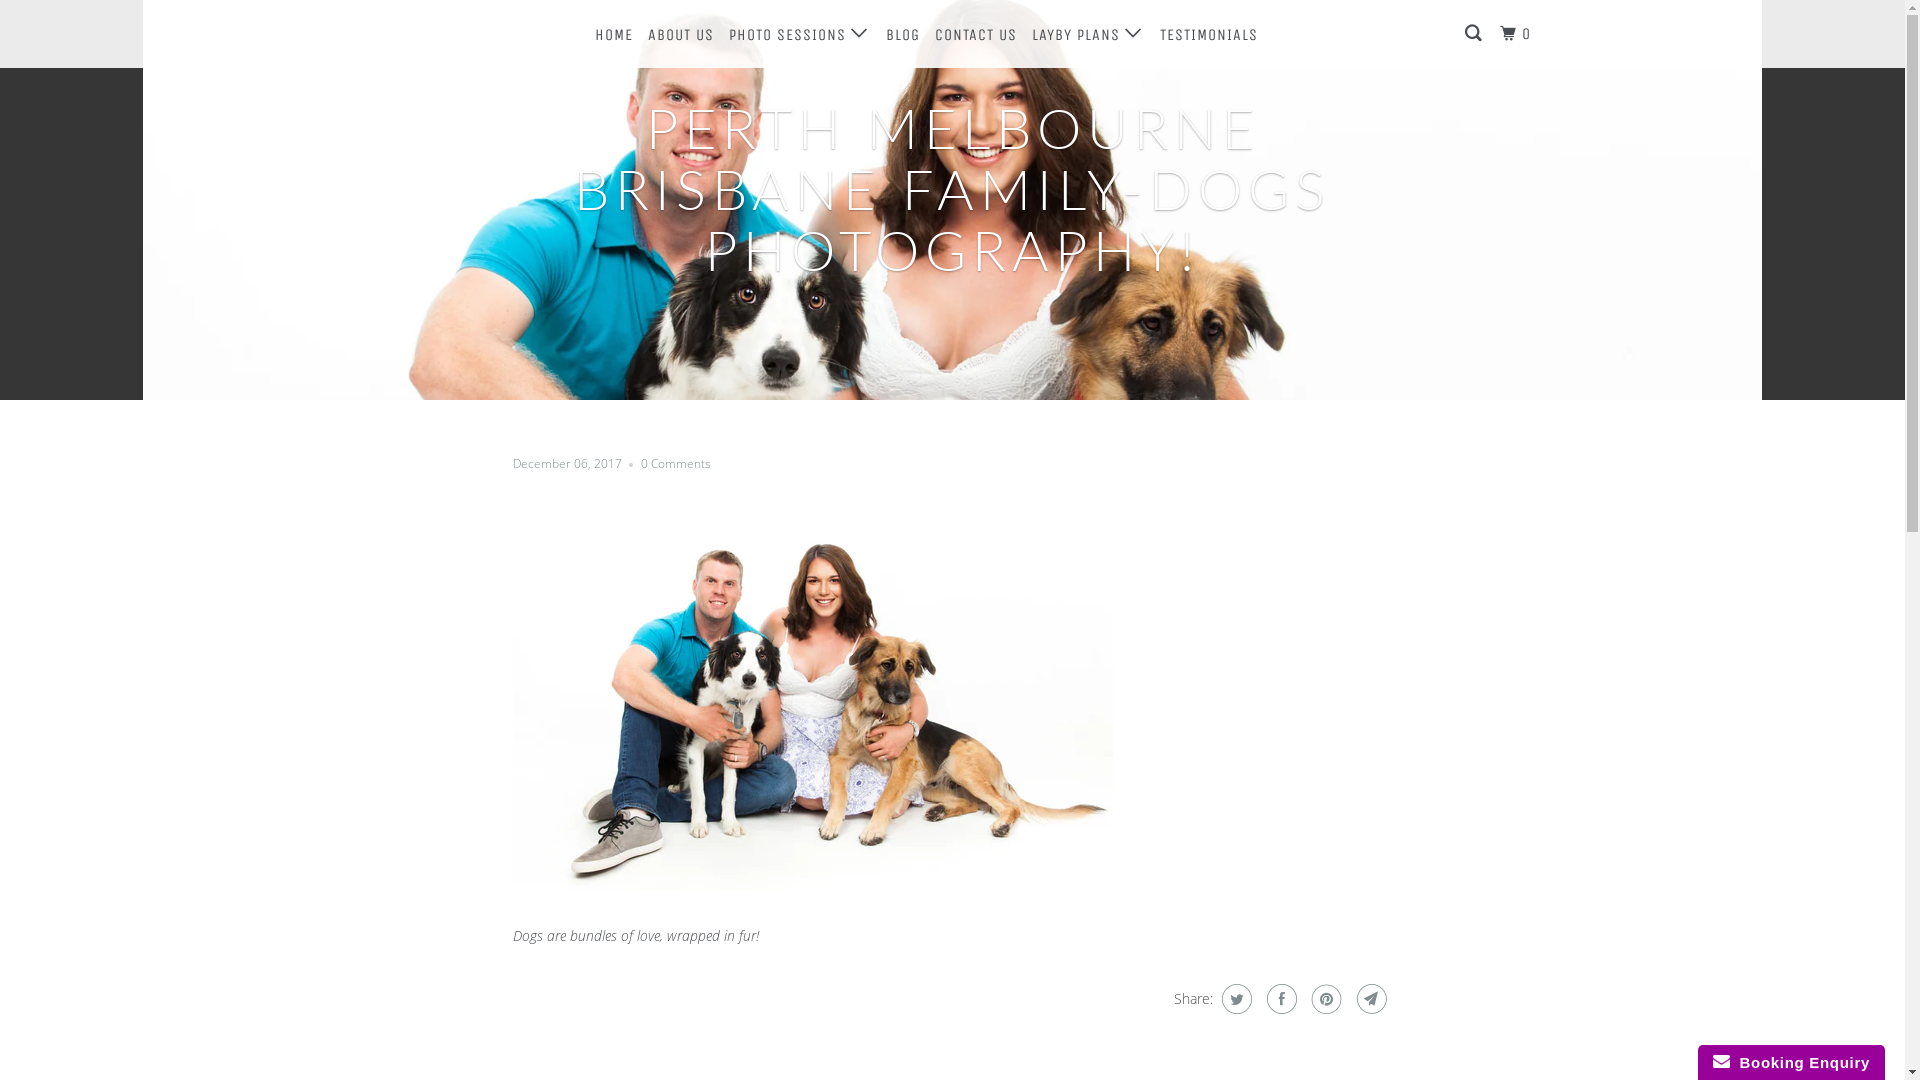 The image size is (1920, 1080). Describe the element at coordinates (975, 34) in the screenshot. I see `'CONTACT US'` at that location.